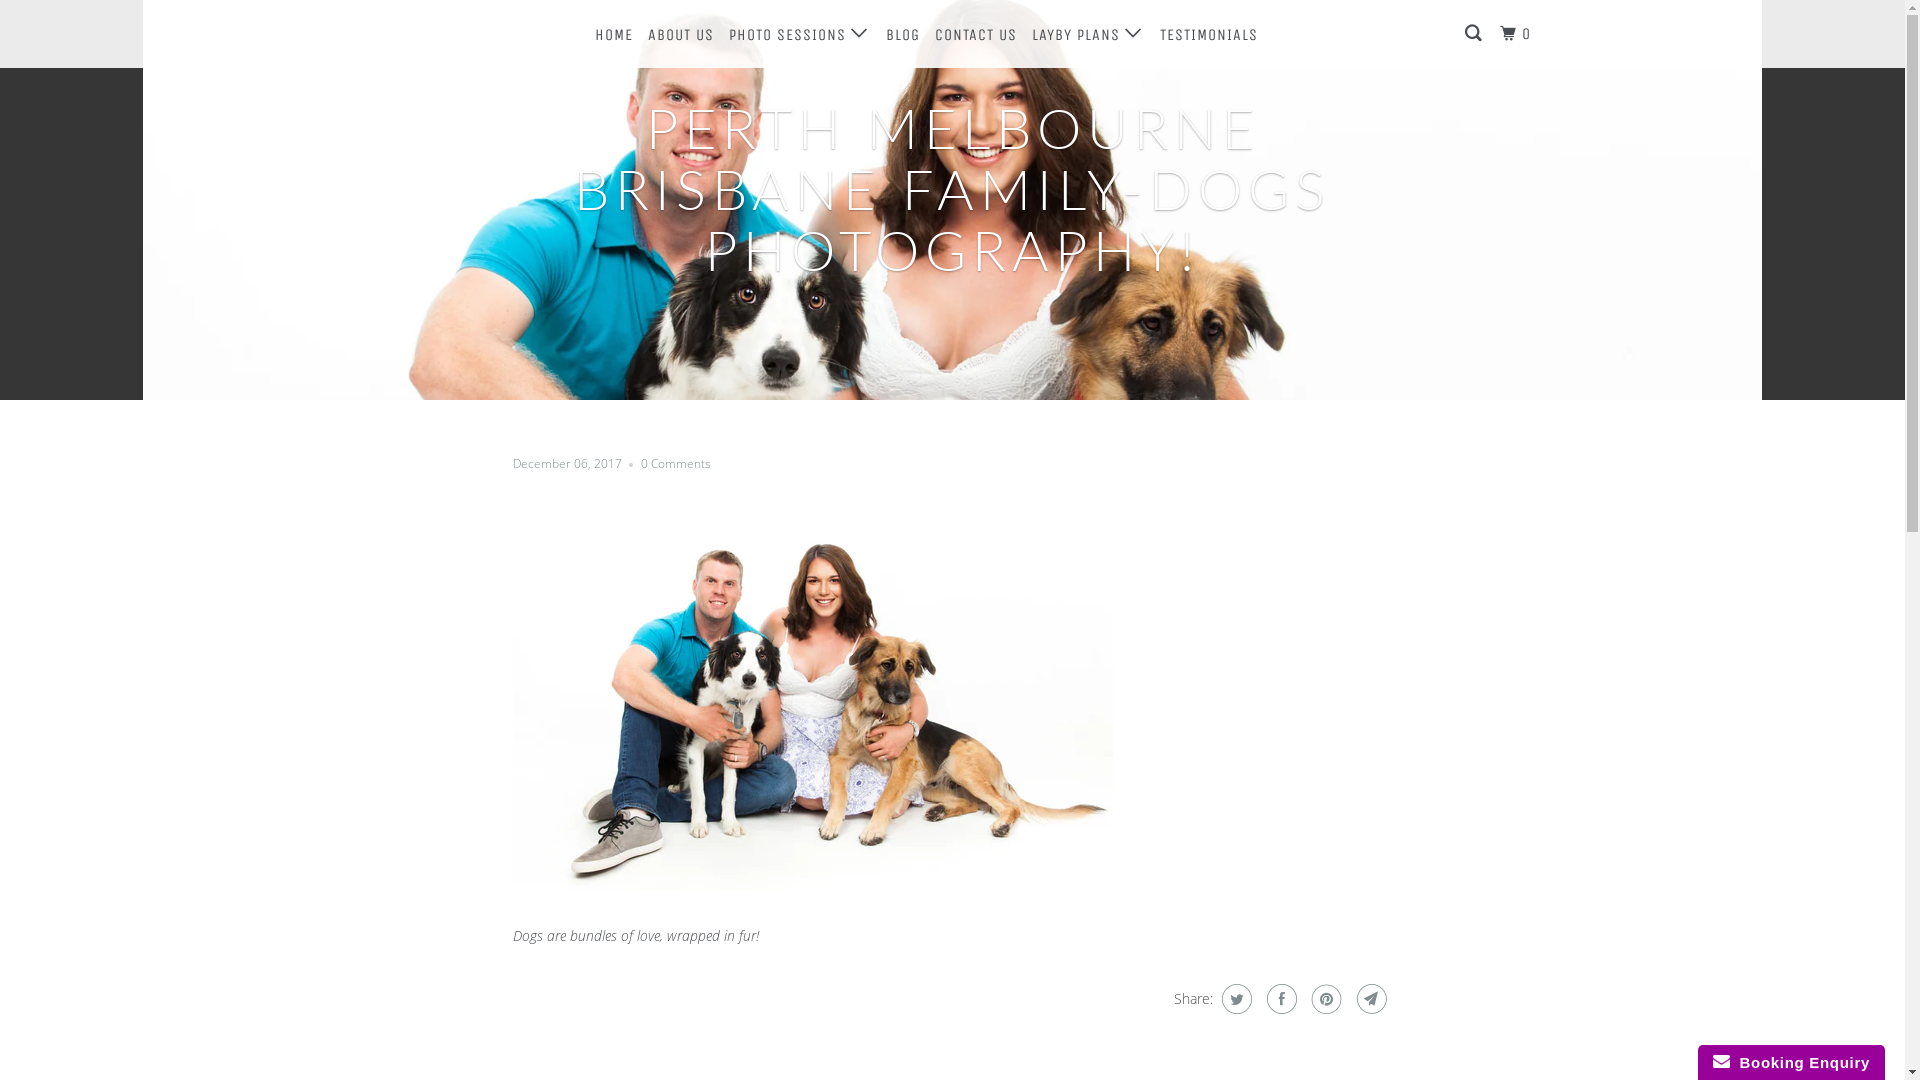 The image size is (1920, 1080). Describe the element at coordinates (975, 34) in the screenshot. I see `'CONTACT US'` at that location.